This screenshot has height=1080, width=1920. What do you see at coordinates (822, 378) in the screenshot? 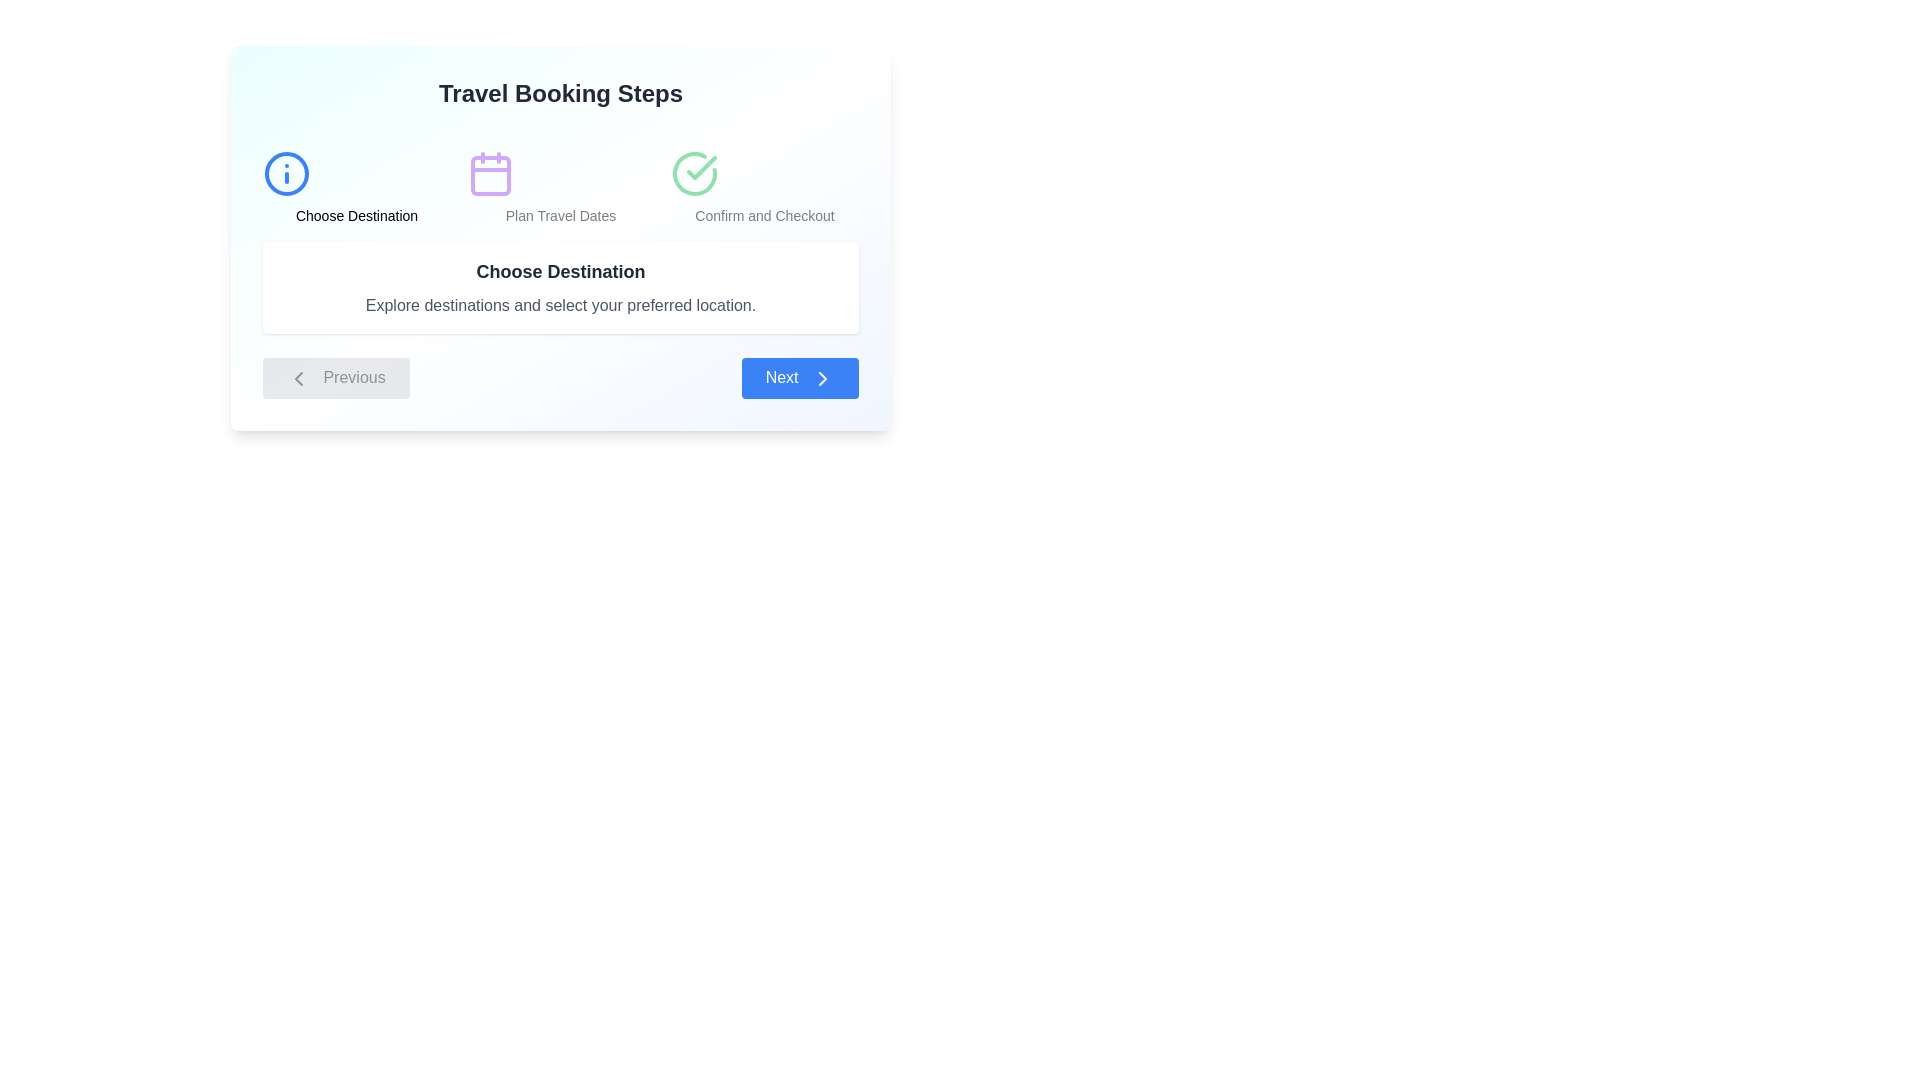
I see `the forward navigation icon located to the right of the 'Next' text within the blue 'Next' button at the bottom-right corner of the interface` at bounding box center [822, 378].